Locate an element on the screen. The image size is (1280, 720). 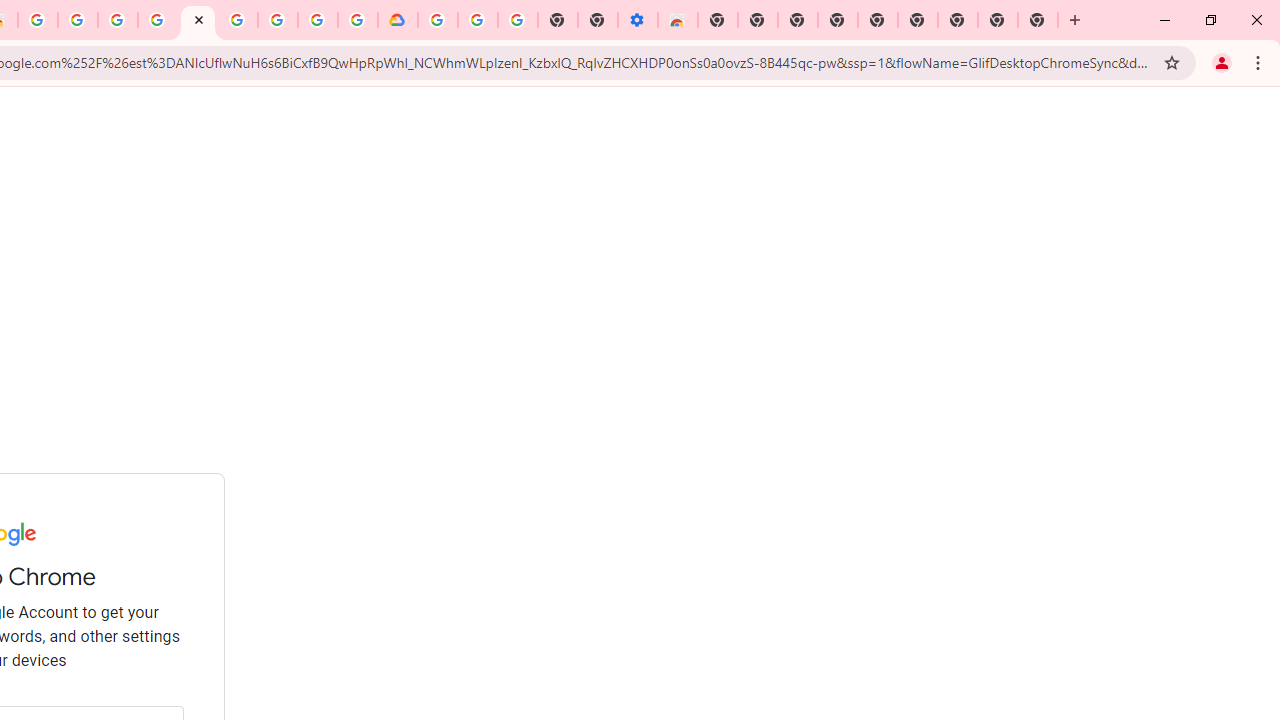
'New Tab' is located at coordinates (1038, 20).